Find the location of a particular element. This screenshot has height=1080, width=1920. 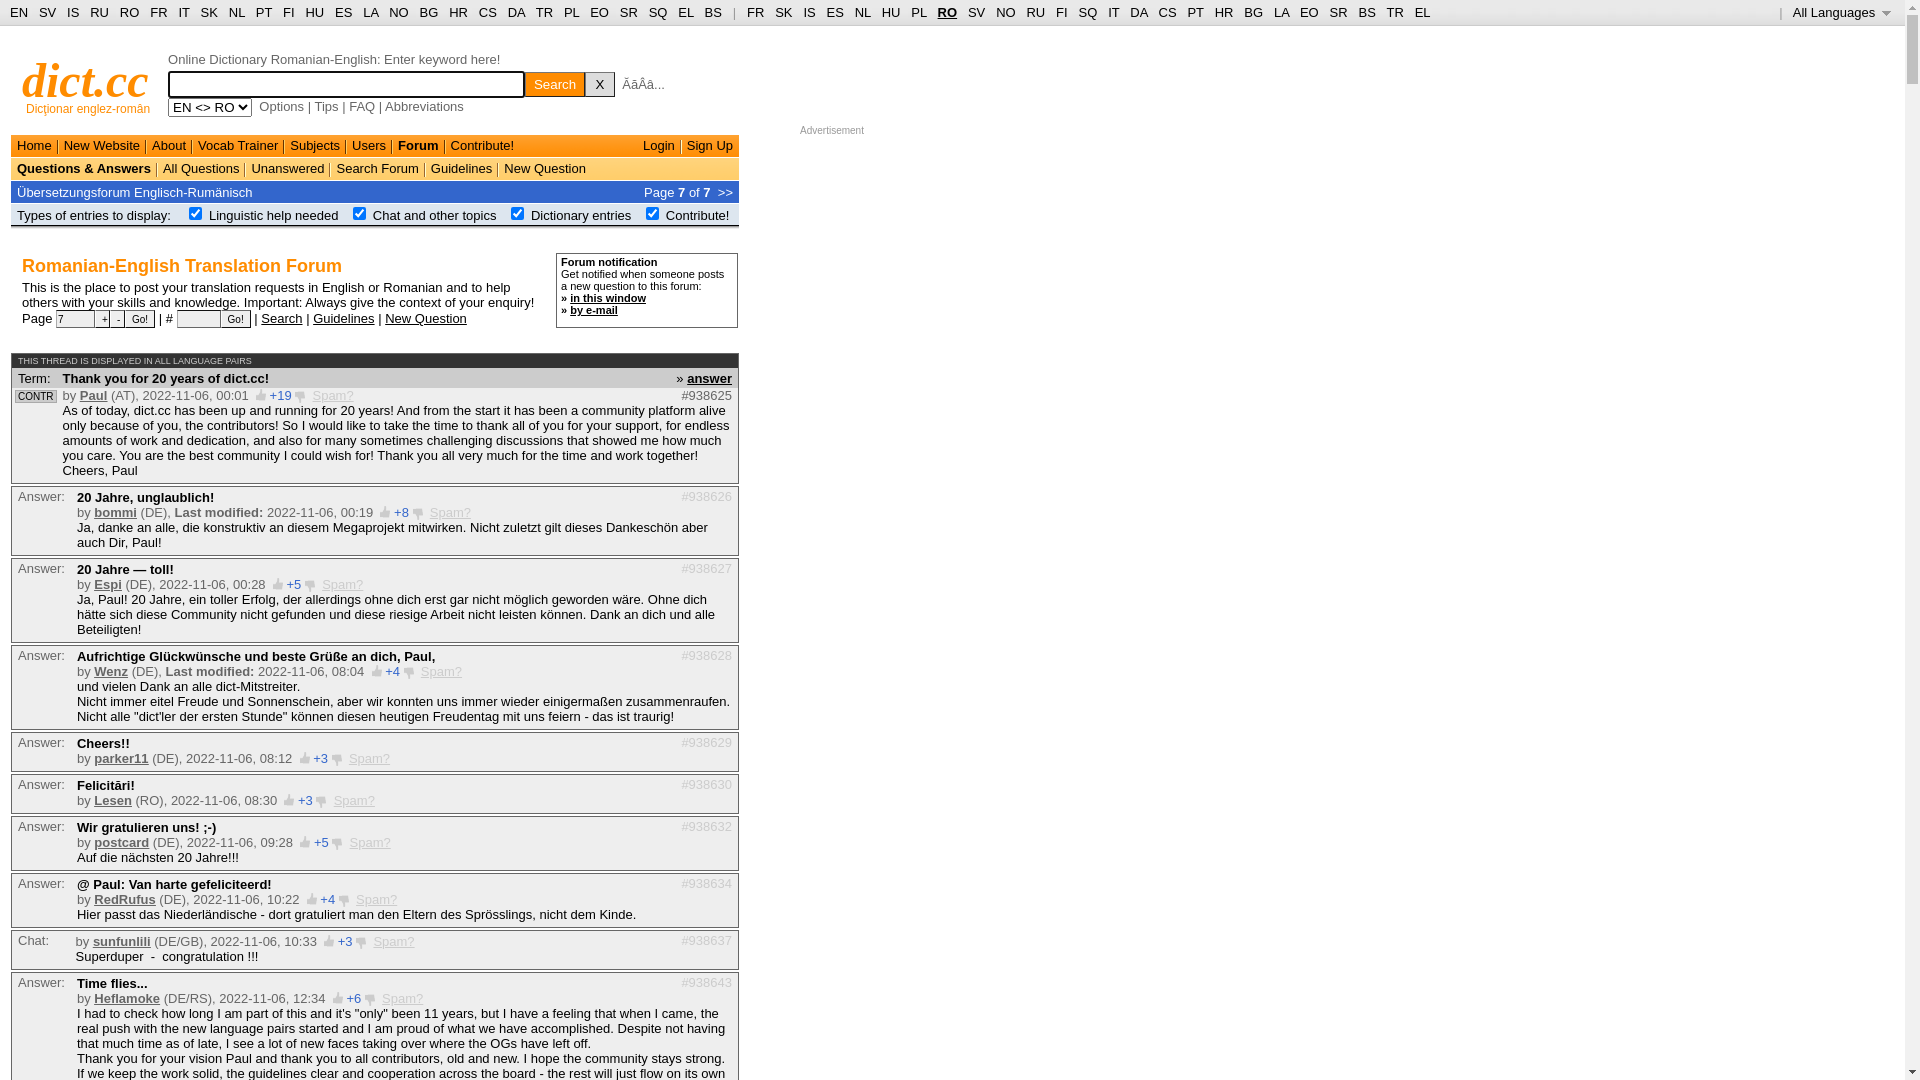

'#938626' is located at coordinates (706, 495).